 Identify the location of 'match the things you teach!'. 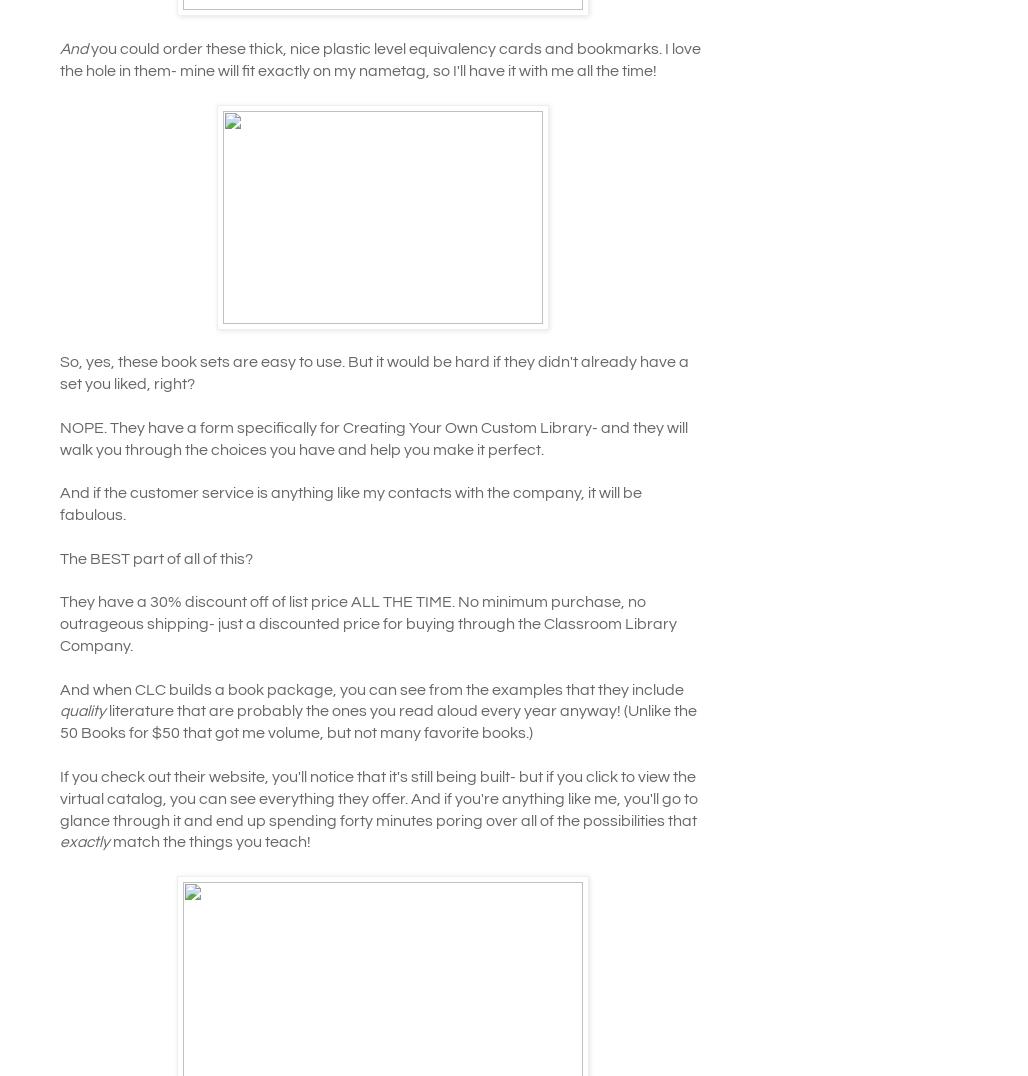
(209, 840).